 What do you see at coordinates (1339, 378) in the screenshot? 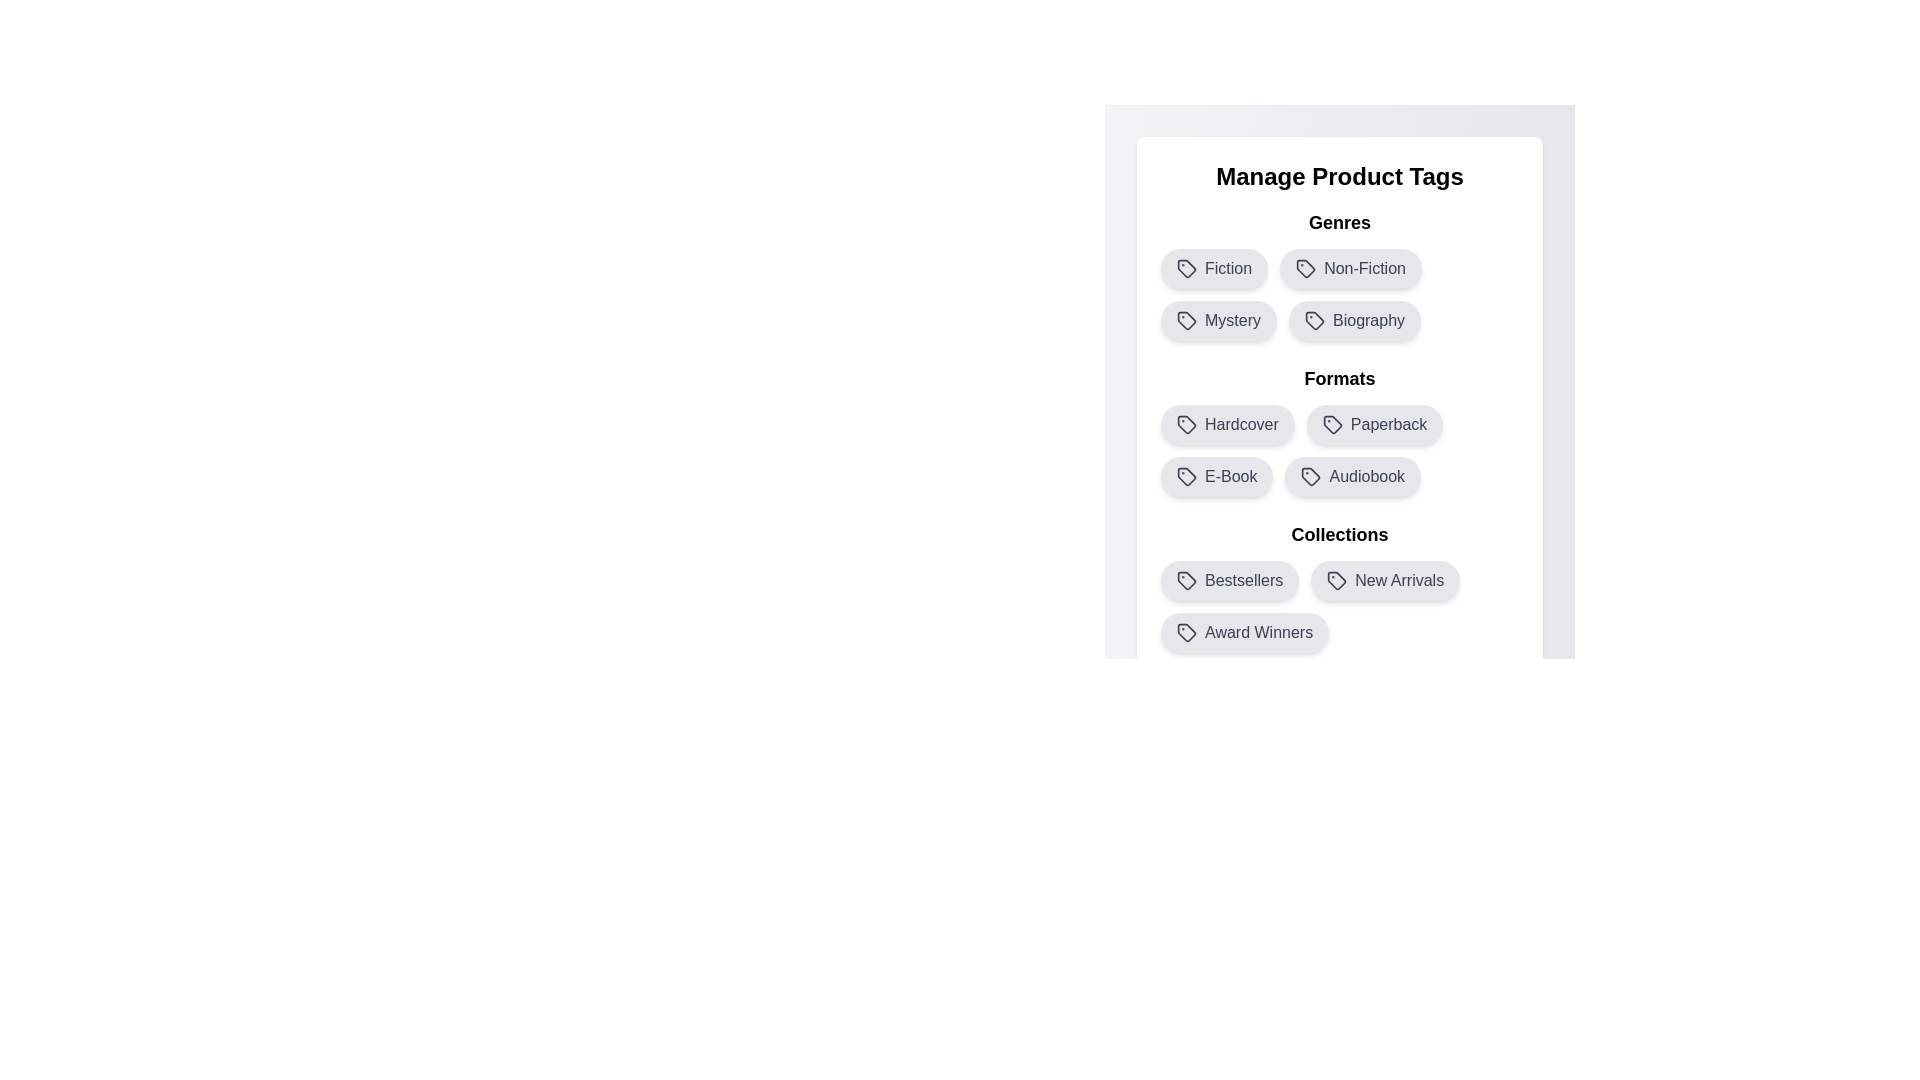
I see `the 'Formats' text label that categorizes the subsequent options in the 'Manage Product Tags' interface, positioned between the 'Genres' section and the format options` at bounding box center [1339, 378].